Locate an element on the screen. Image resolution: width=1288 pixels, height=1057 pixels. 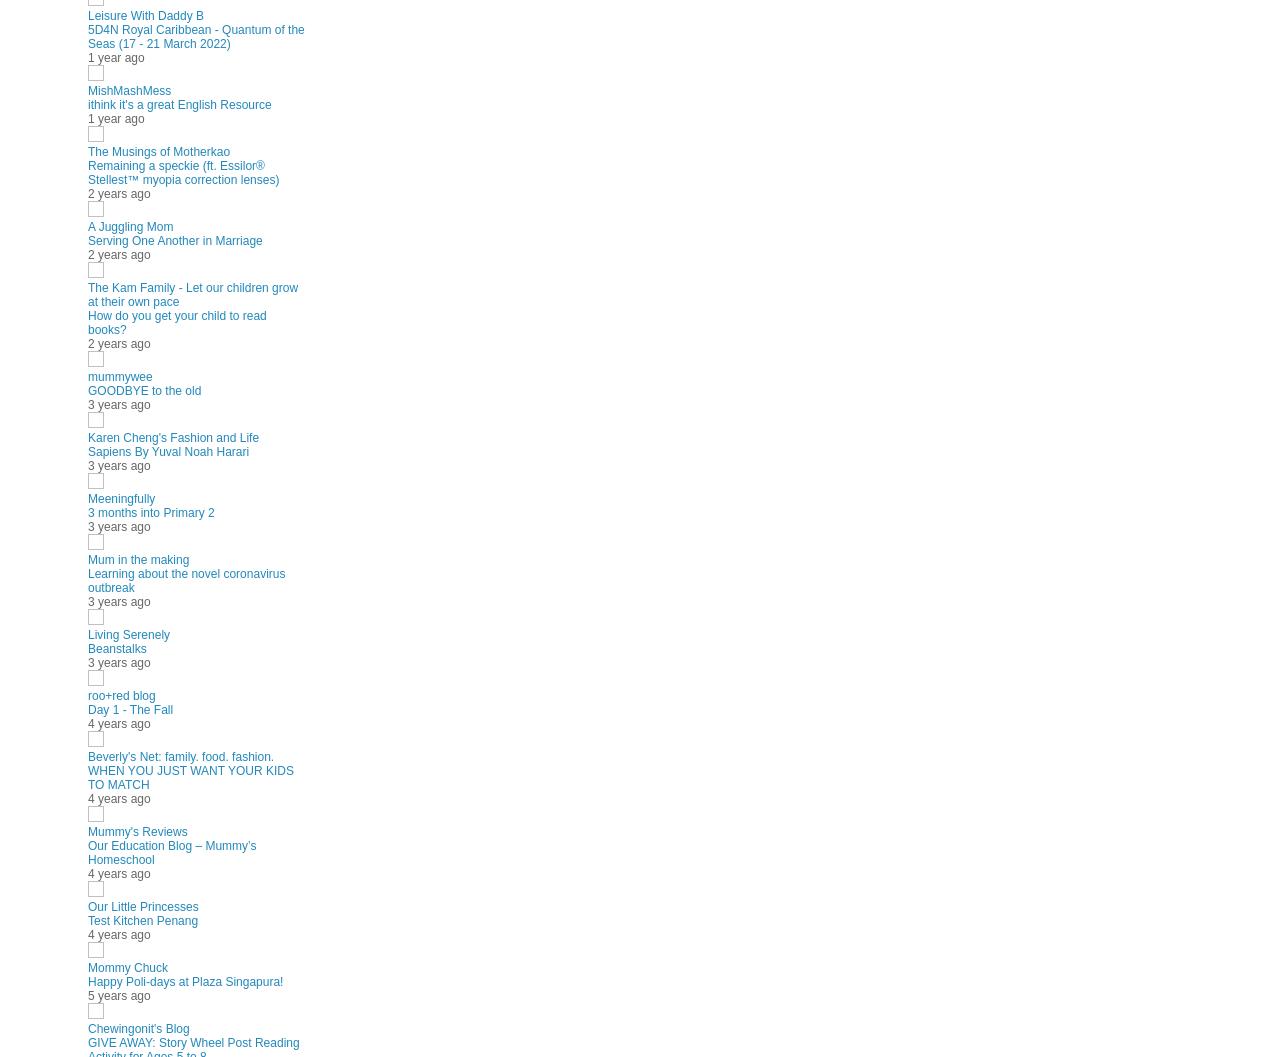
'Beanstalks' is located at coordinates (116, 648).